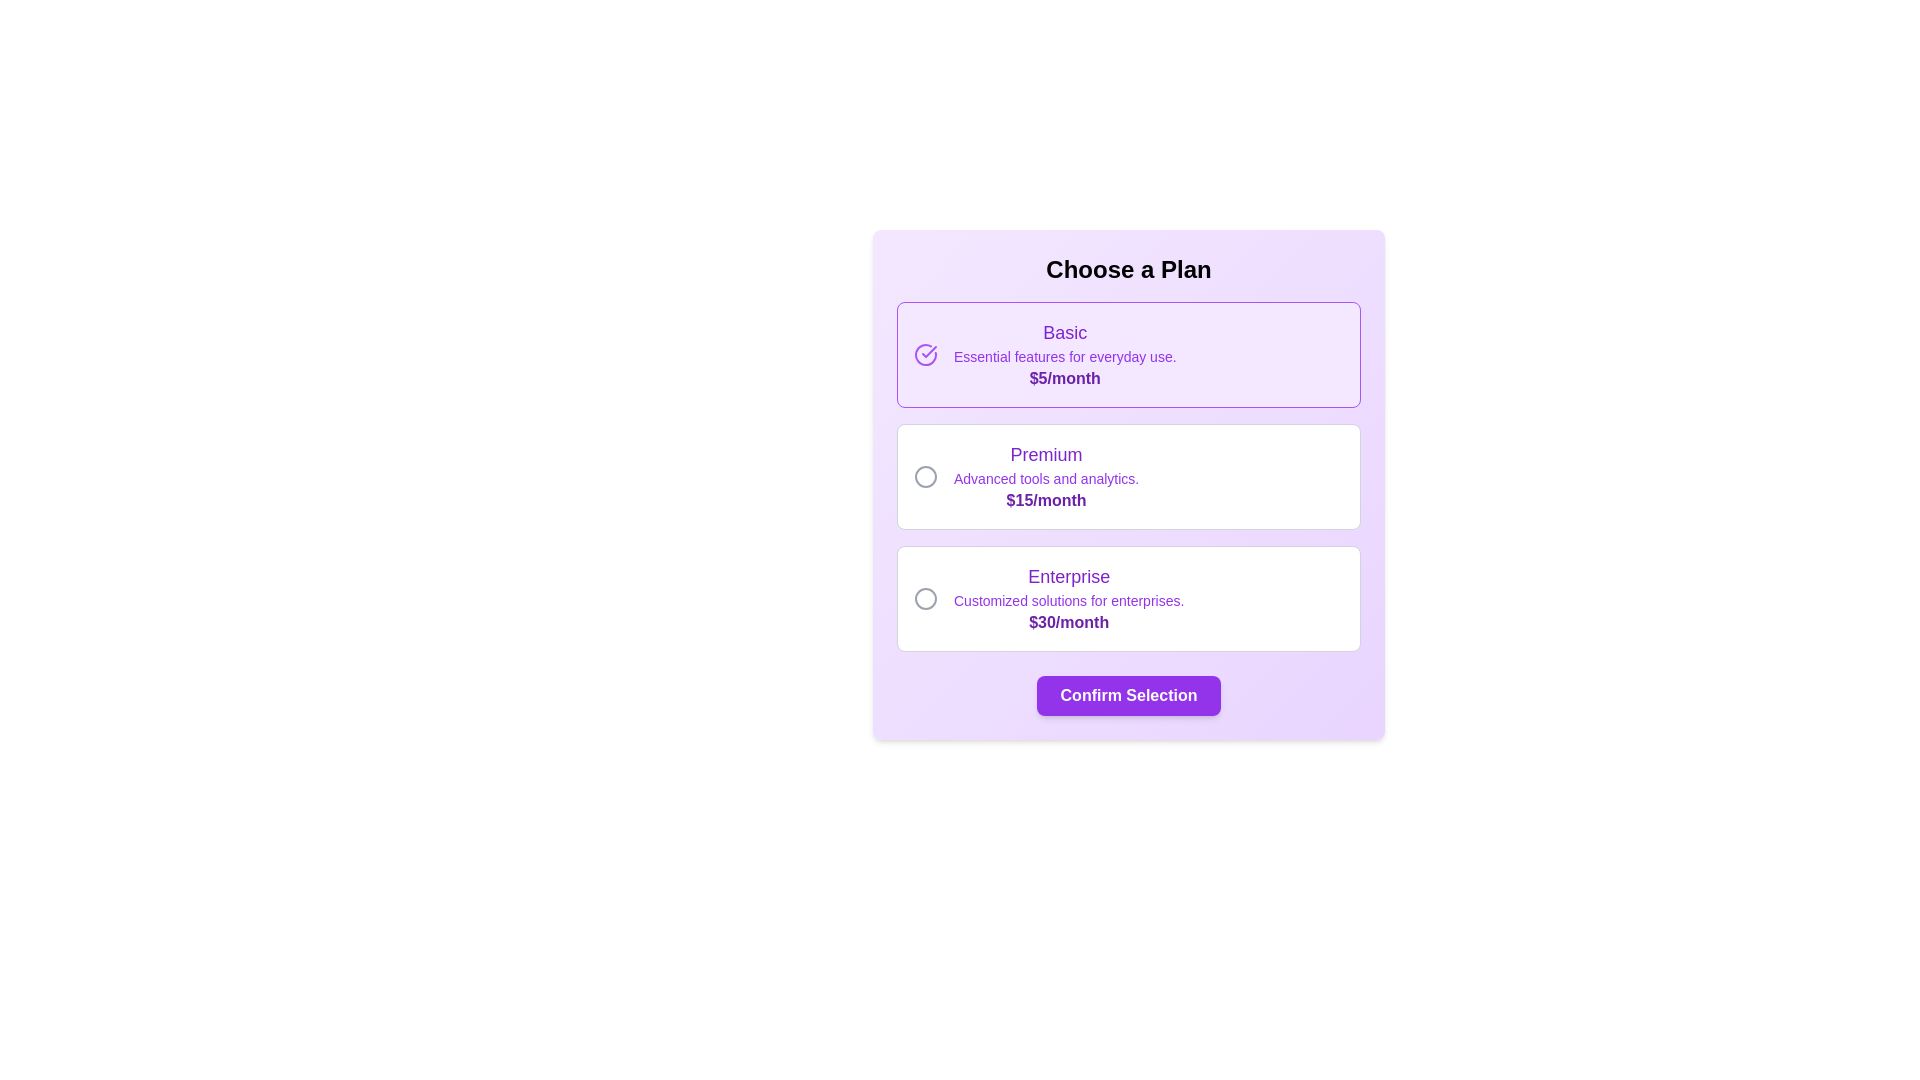 This screenshot has height=1080, width=1920. I want to click on the textual label that describes the 'Enterprise' plan, located in the lower section of the 'Enterprise' plan box, directly below the 'Enterprise' title, so click(1068, 600).